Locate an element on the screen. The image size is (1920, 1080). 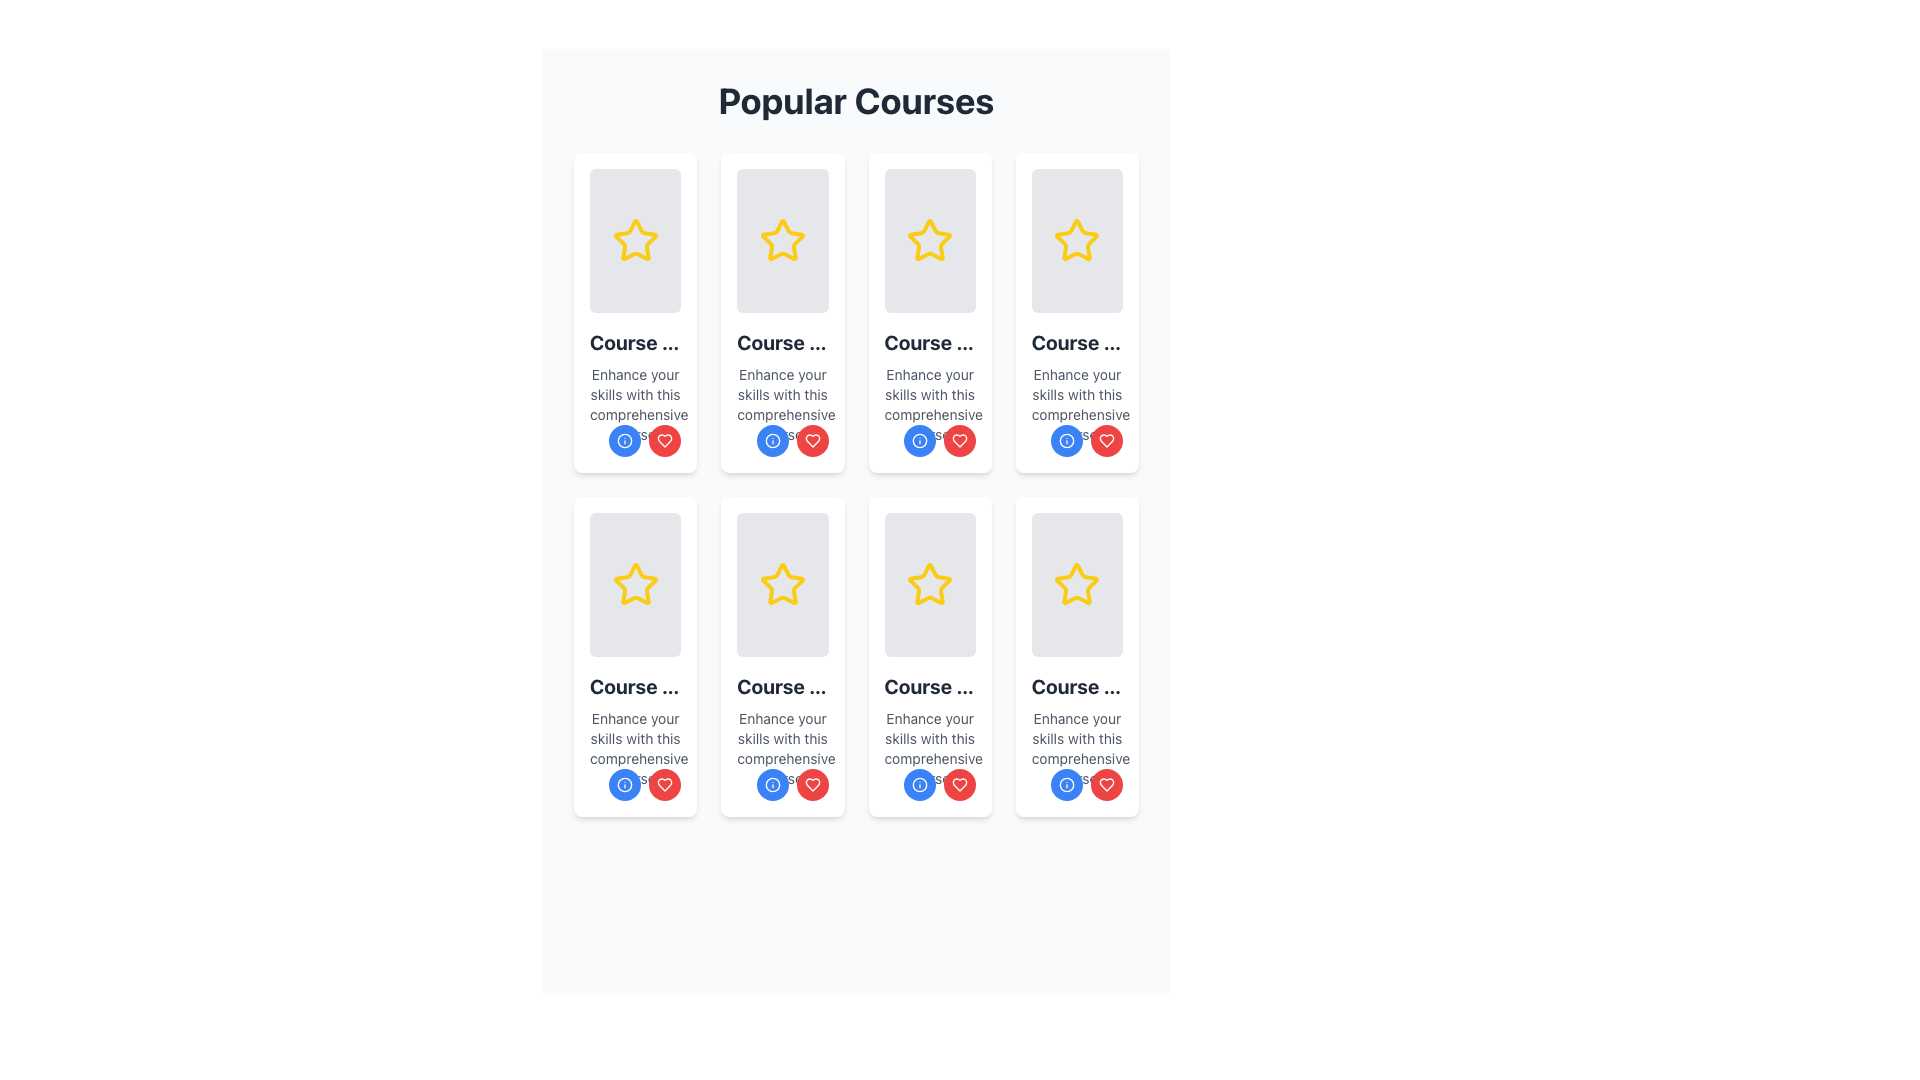
the Information Icon Button, which is a small icon resembling an information symbol within a blue circular background located at the bottom left corner of the card in the second row and first column of the grid is located at coordinates (624, 784).